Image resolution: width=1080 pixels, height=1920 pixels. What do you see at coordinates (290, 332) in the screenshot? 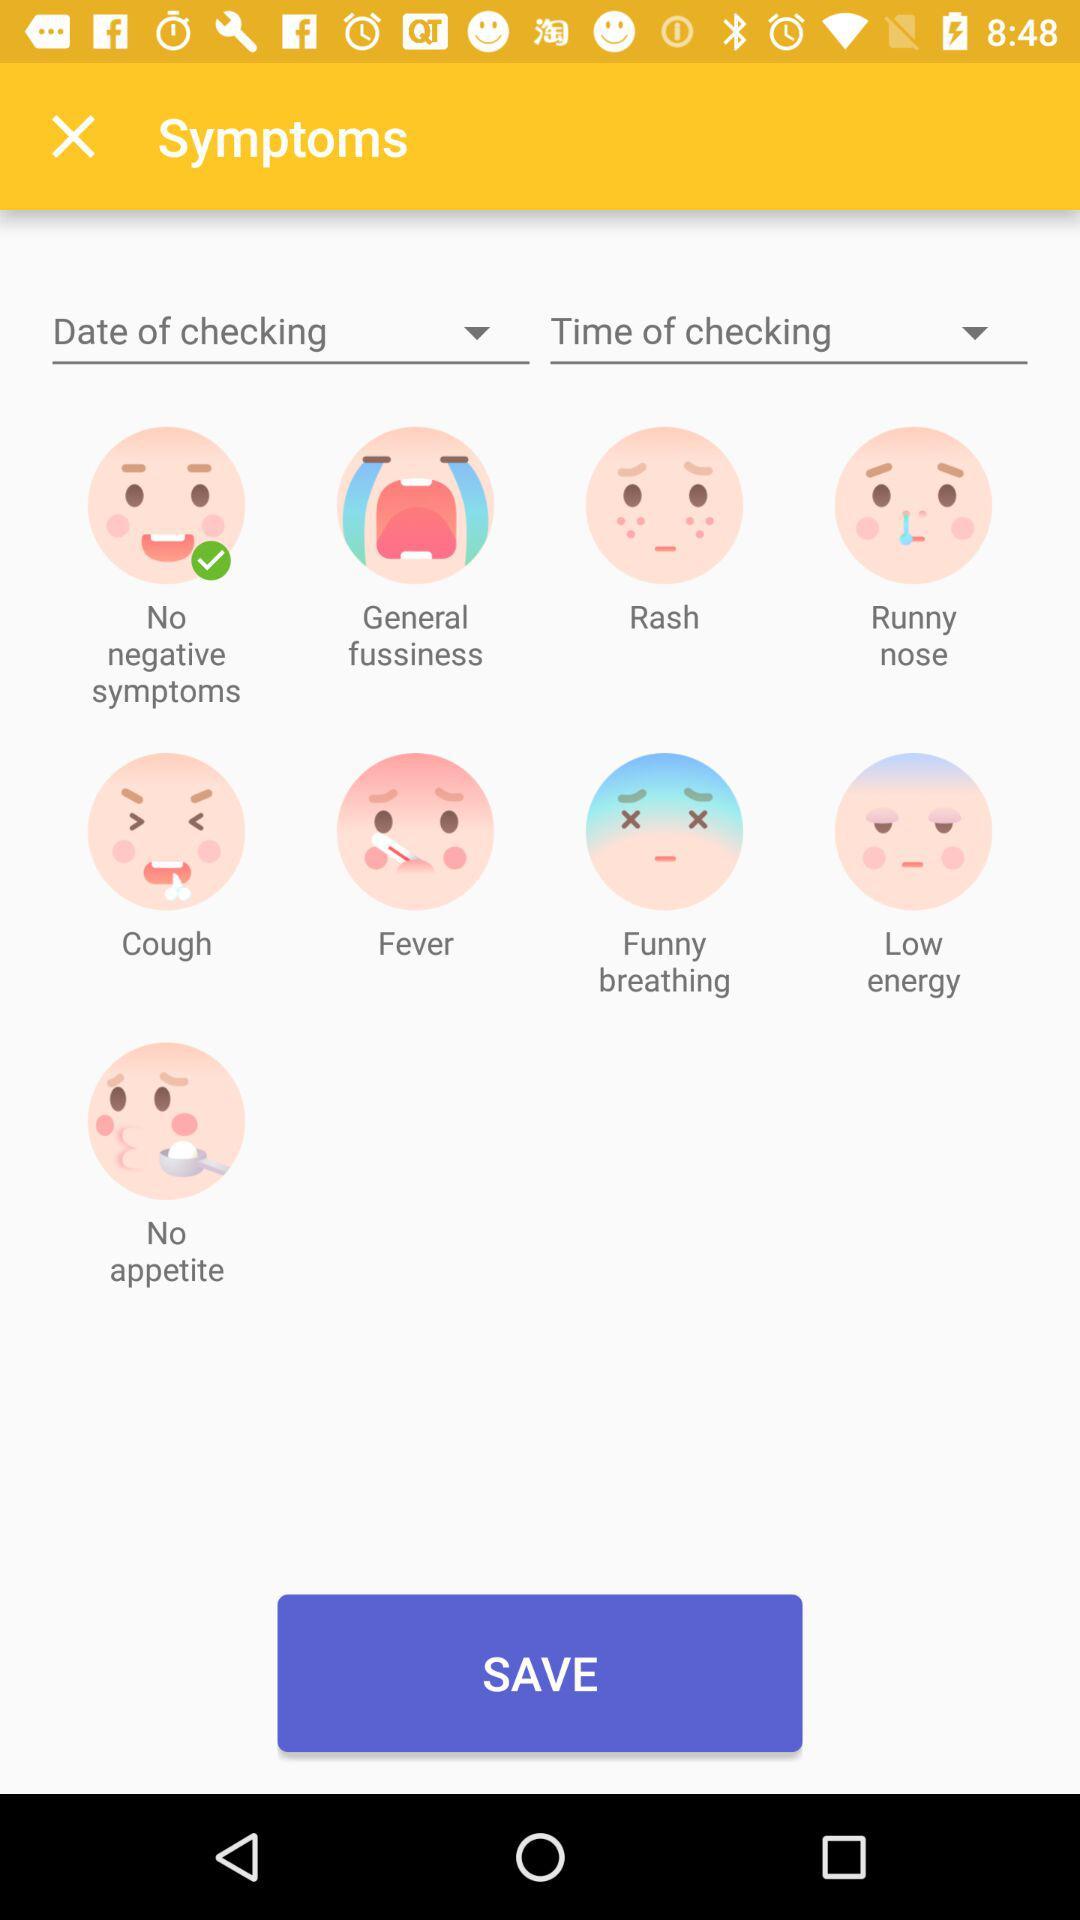
I see `date of checking` at bounding box center [290, 332].